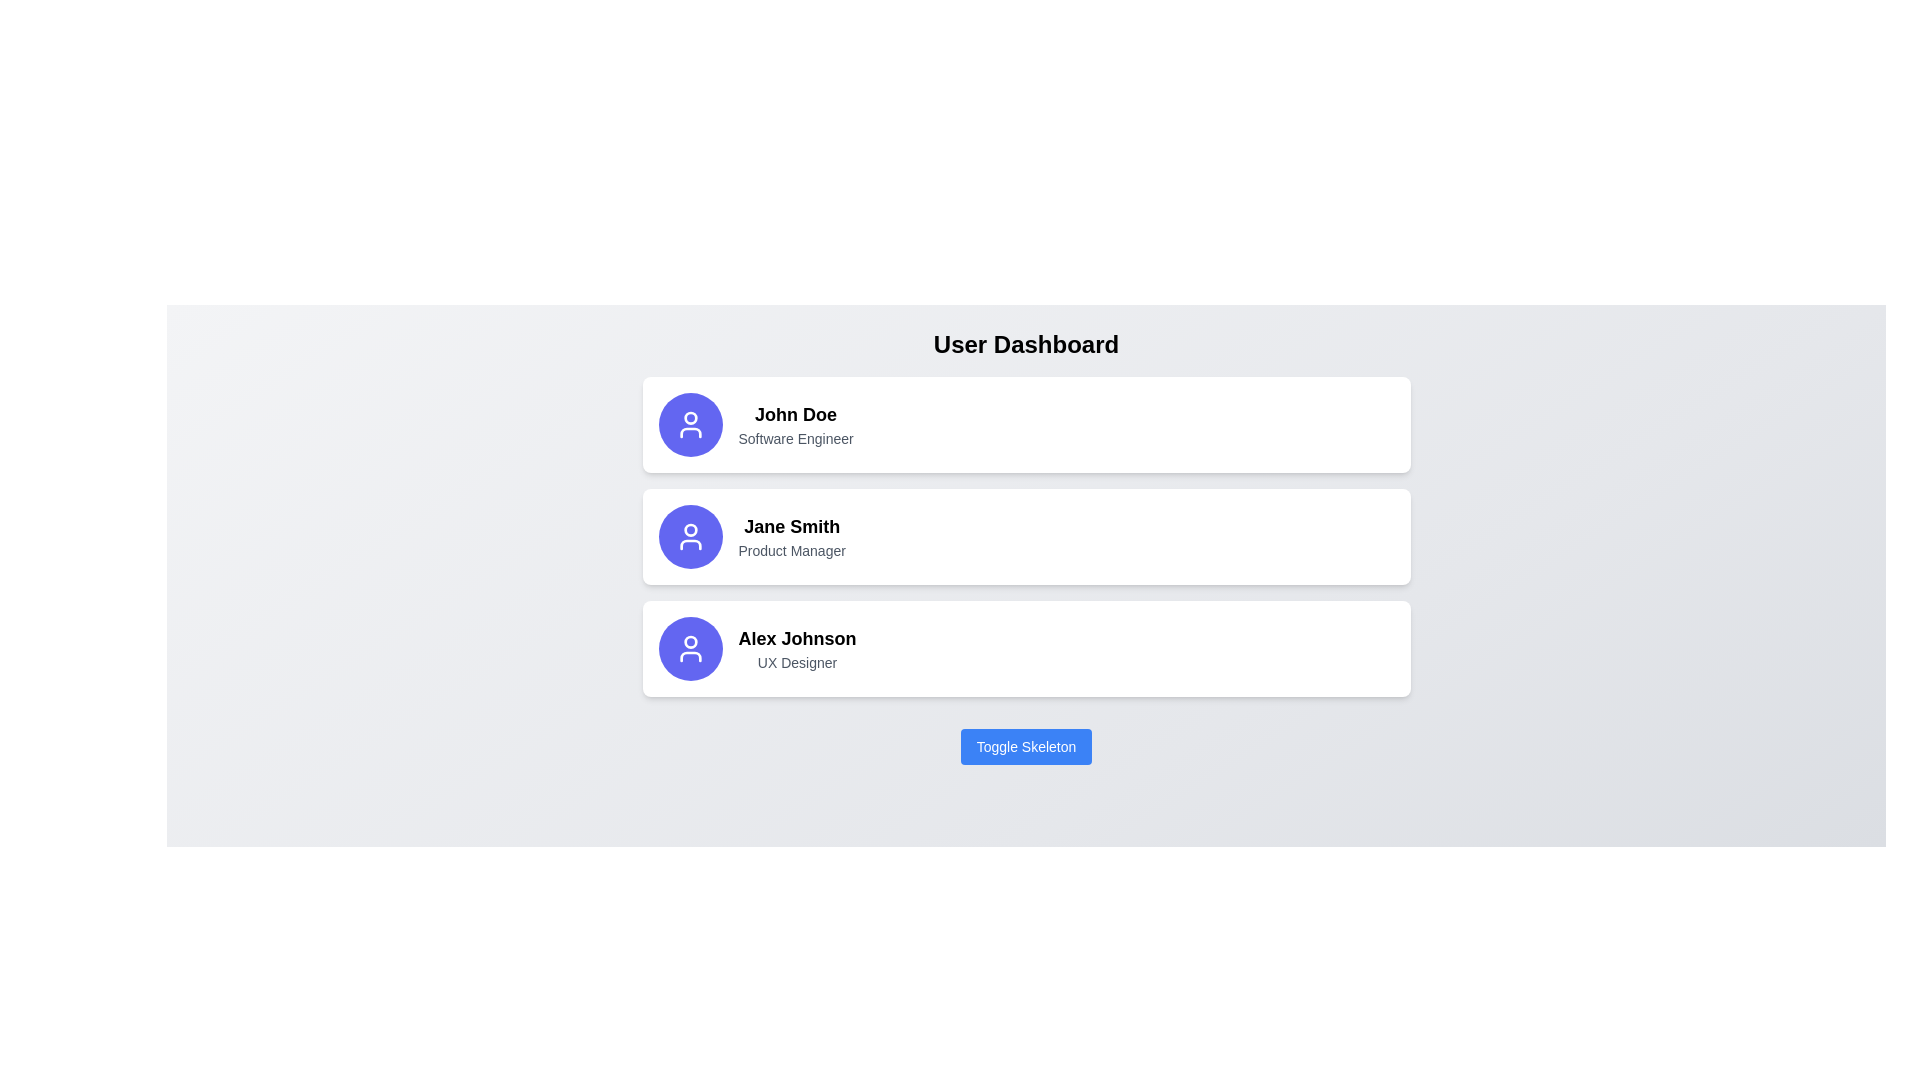  I want to click on the Text Label that serves as the title for the user dashboard, located at the top center of the interface above user profiles, so click(1026, 343).